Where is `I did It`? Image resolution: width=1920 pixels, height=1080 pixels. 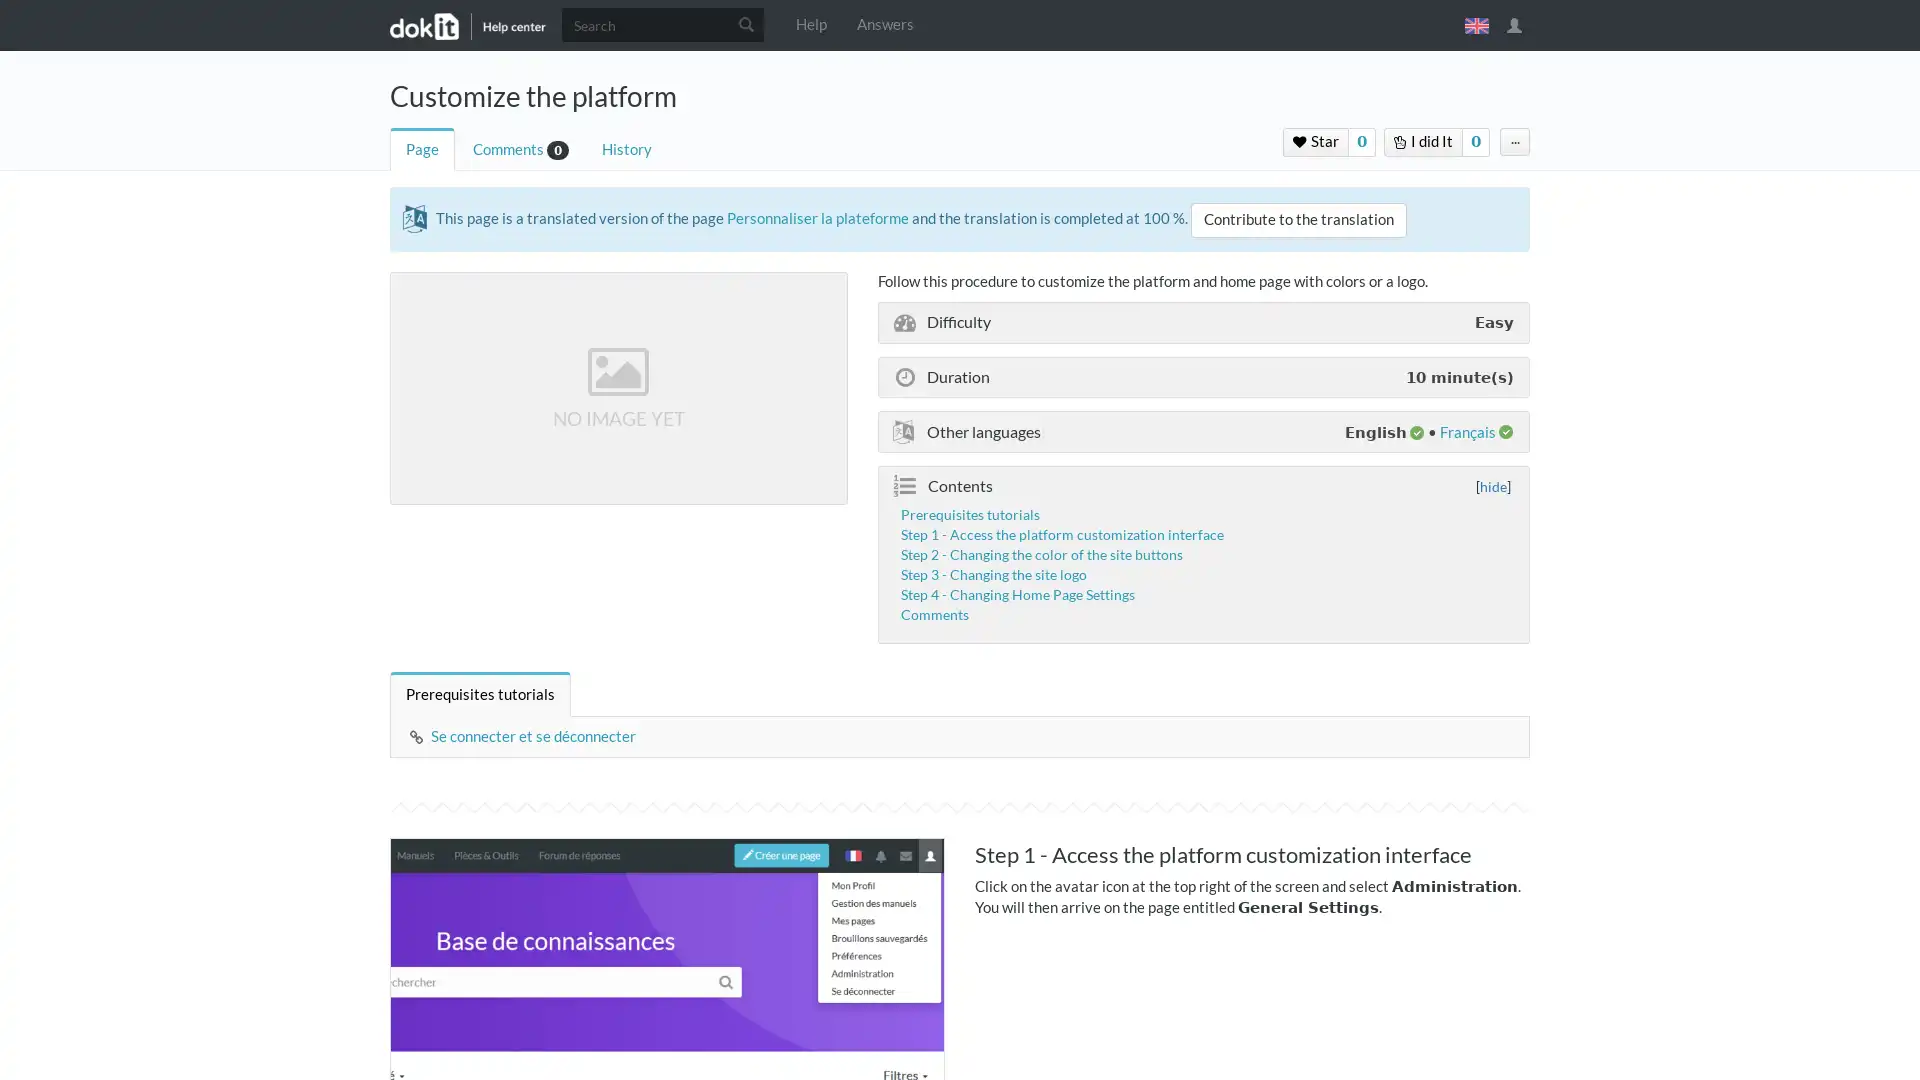 I did It is located at coordinates (1422, 141).